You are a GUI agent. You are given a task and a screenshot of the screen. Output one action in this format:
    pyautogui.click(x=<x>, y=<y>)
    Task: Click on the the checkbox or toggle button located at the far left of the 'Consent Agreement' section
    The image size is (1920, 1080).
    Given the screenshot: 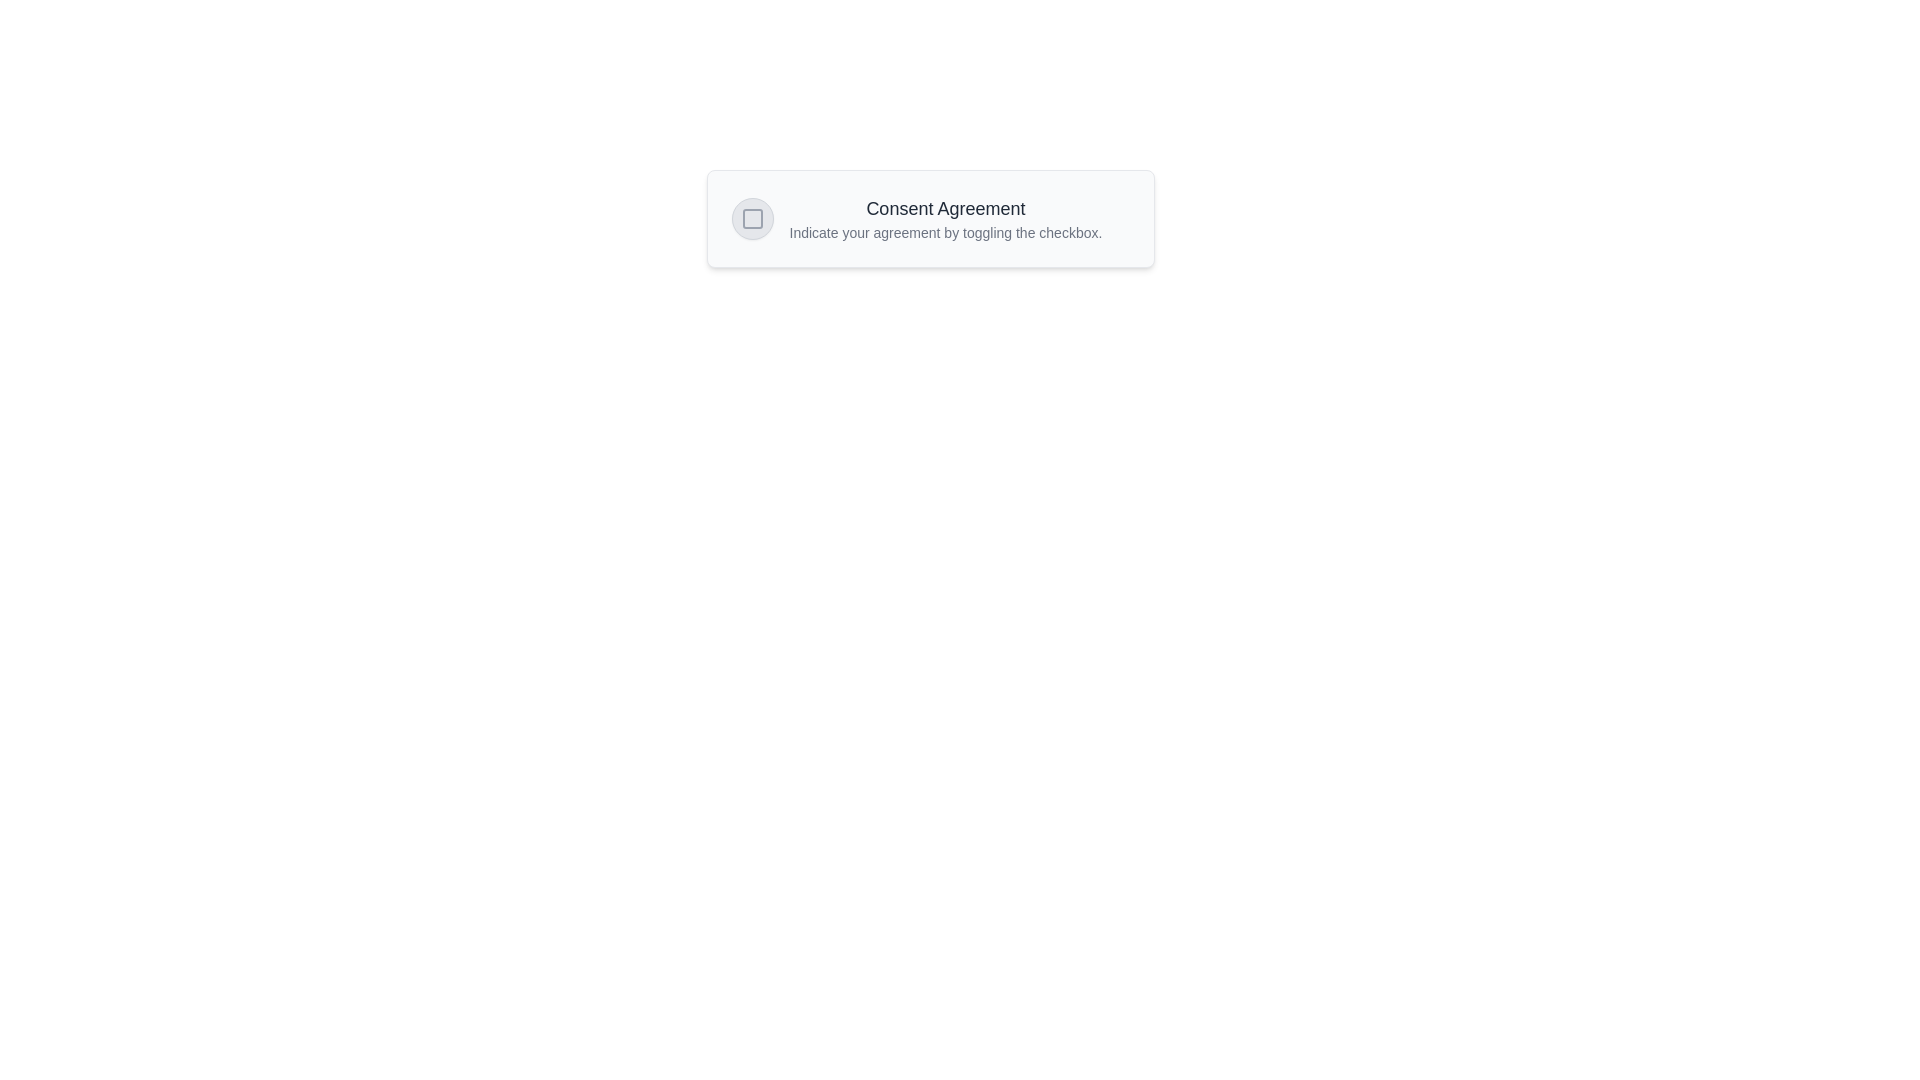 What is the action you would take?
    pyautogui.click(x=751, y=219)
    